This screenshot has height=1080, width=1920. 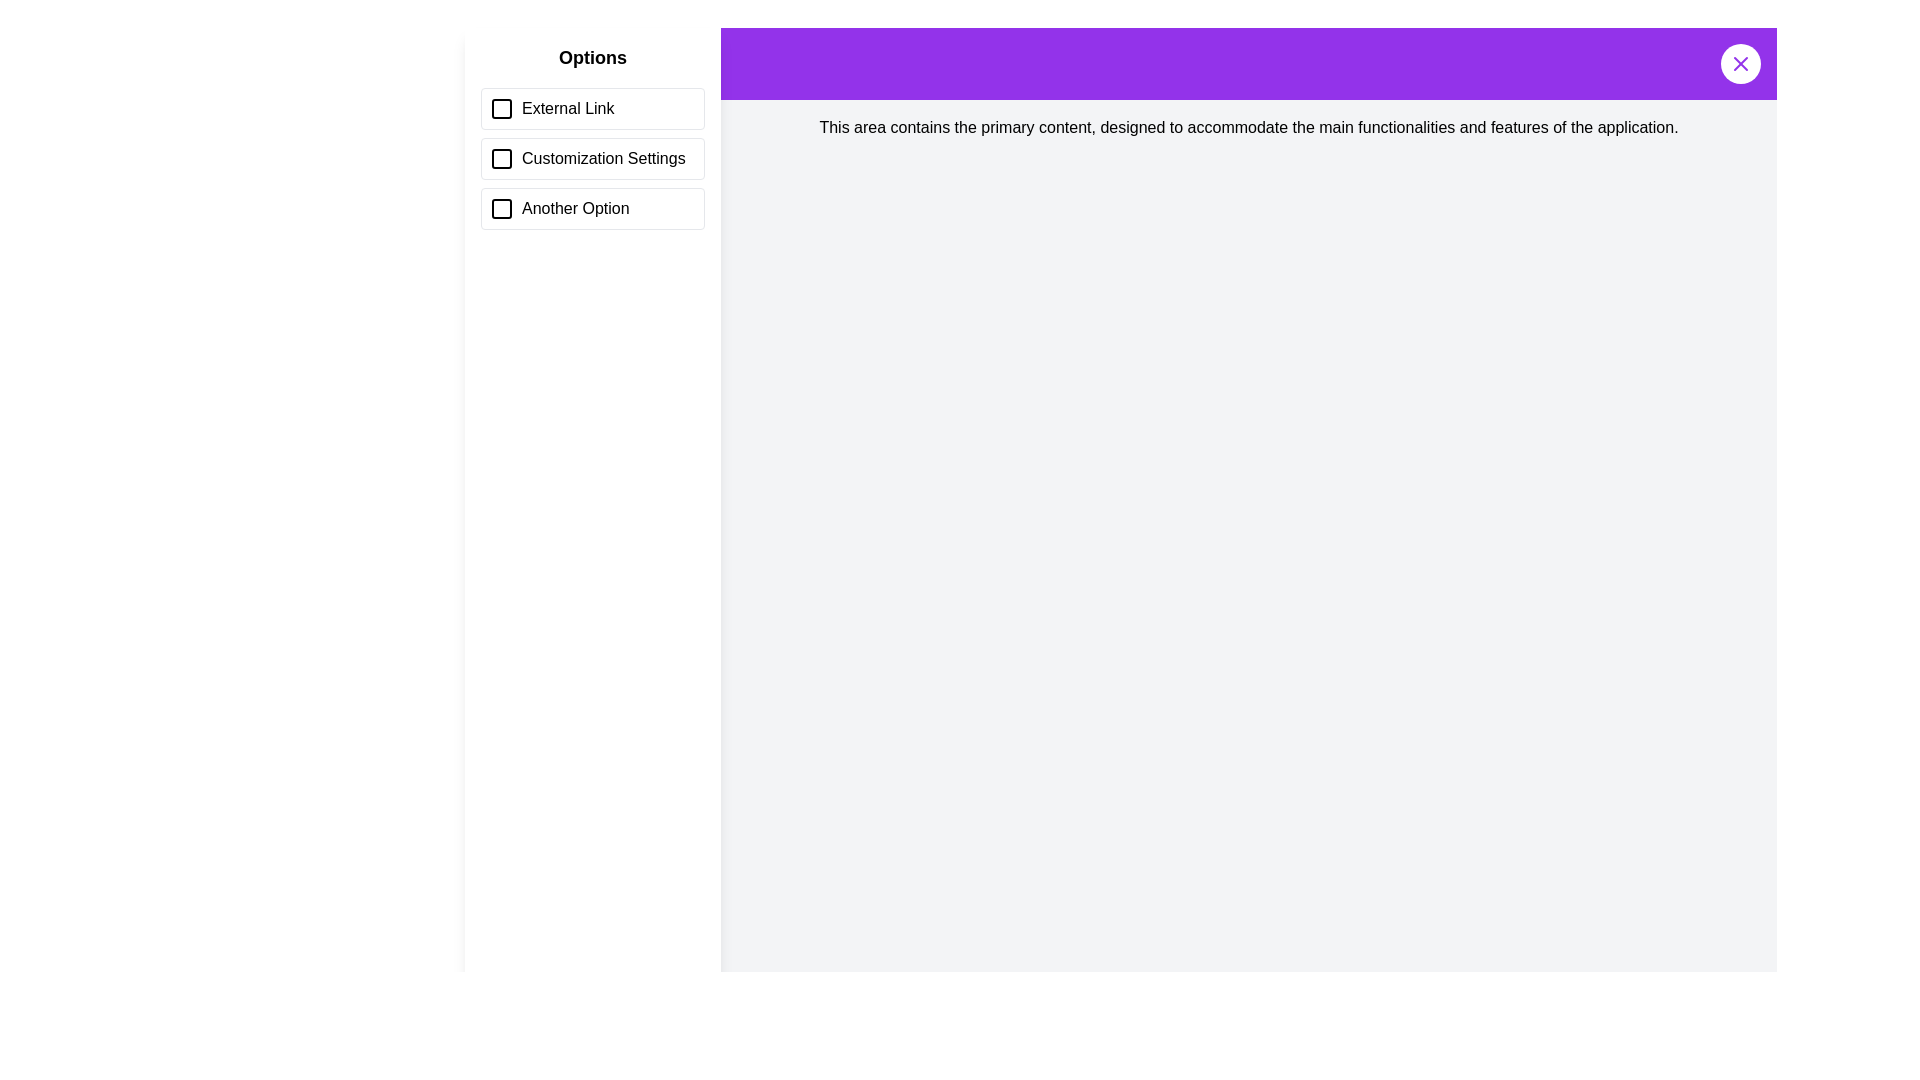 What do you see at coordinates (592, 136) in the screenshot?
I see `the 'Customization Settings' option in the sidebar menu` at bounding box center [592, 136].